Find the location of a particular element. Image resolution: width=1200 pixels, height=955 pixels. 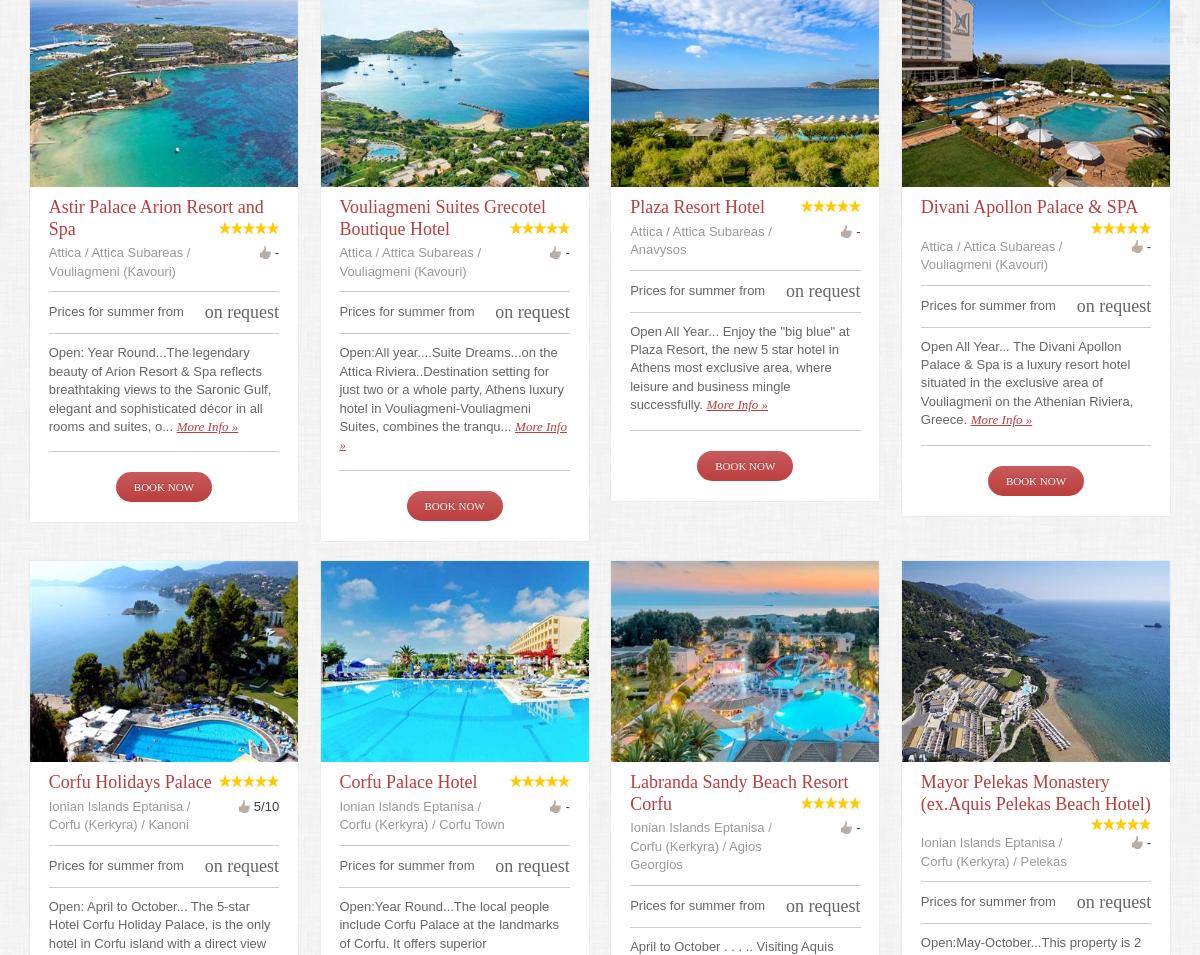

'Labranda Sandy Beach Resort Corfu' is located at coordinates (738, 791).